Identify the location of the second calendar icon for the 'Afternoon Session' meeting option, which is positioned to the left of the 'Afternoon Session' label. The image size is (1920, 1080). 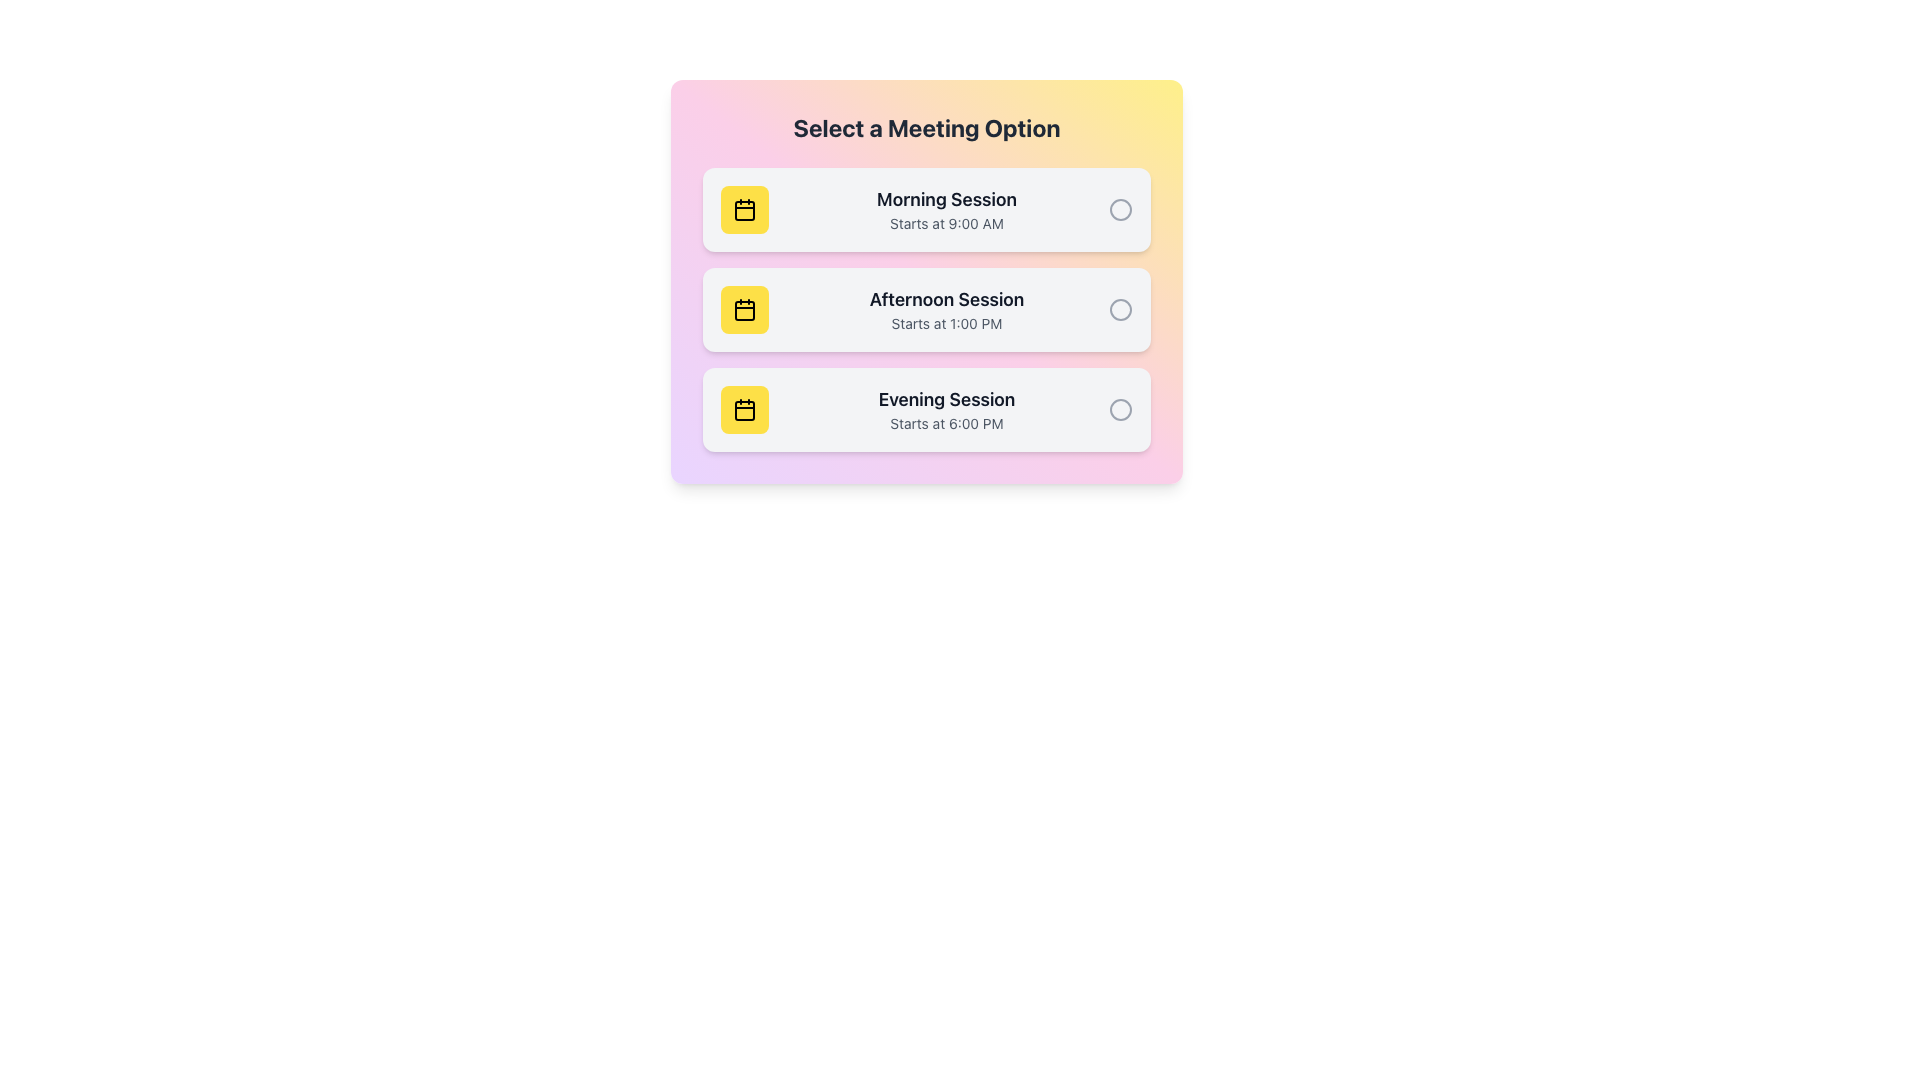
(743, 311).